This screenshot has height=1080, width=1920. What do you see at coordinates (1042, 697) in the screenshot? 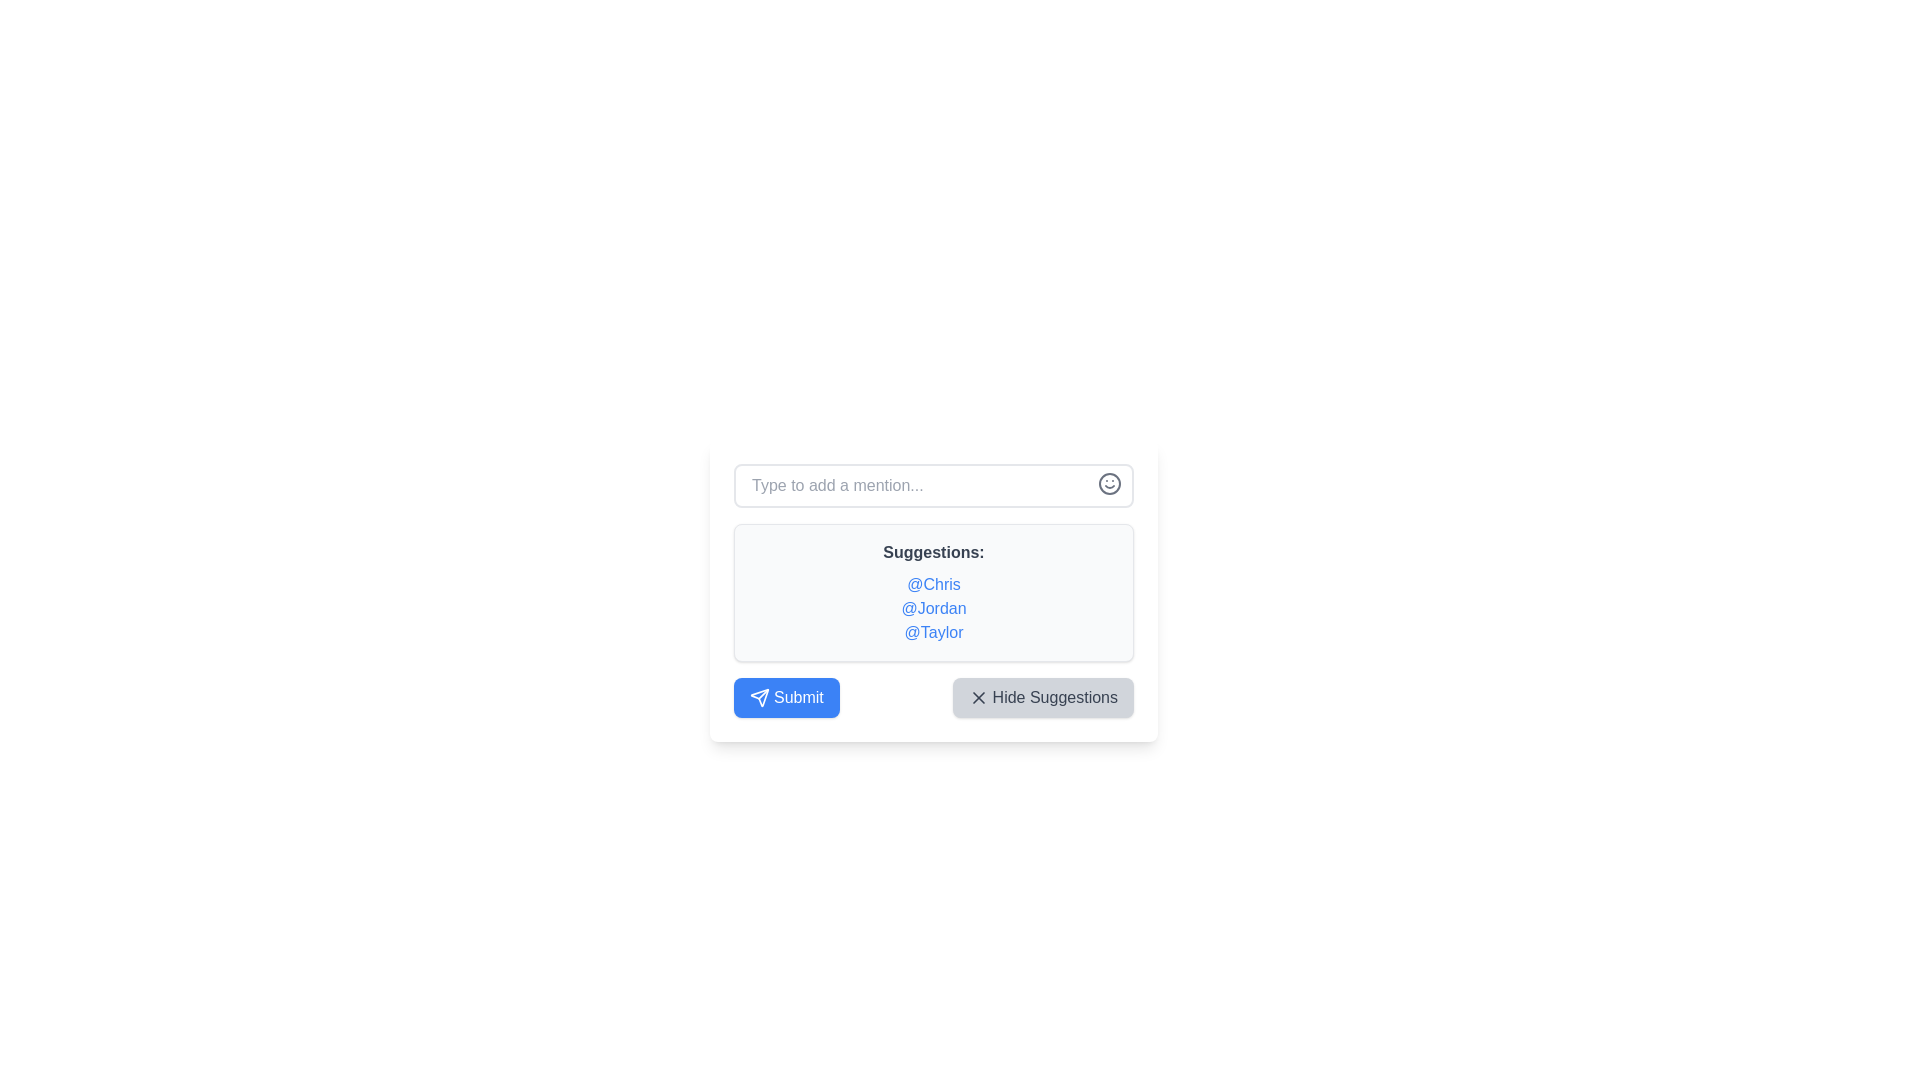
I see `the button that hides the displayed suggestions, which is located towards the lower right of the suggestion box, adjacent to the 'Submit' button` at bounding box center [1042, 697].